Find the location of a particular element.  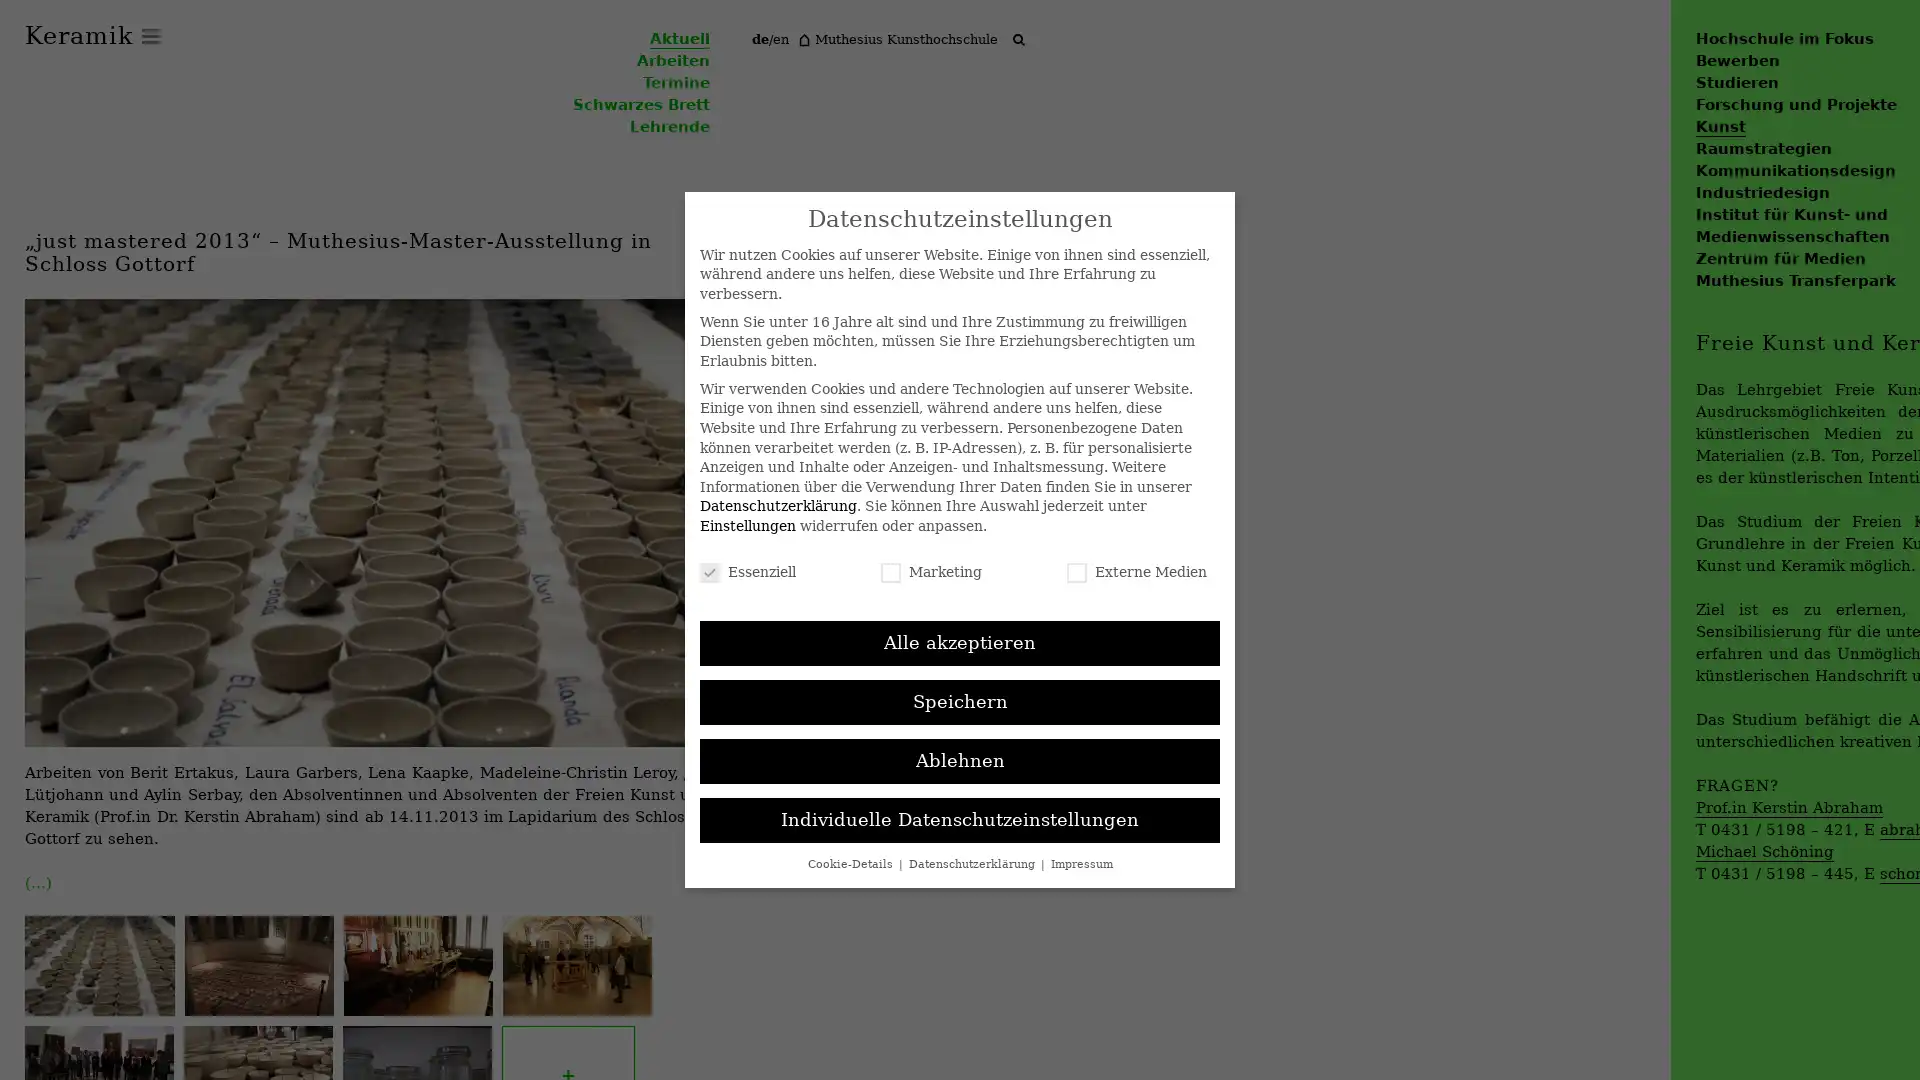

Individuelle Datenschutzeinstellungen is located at coordinates (960, 820).